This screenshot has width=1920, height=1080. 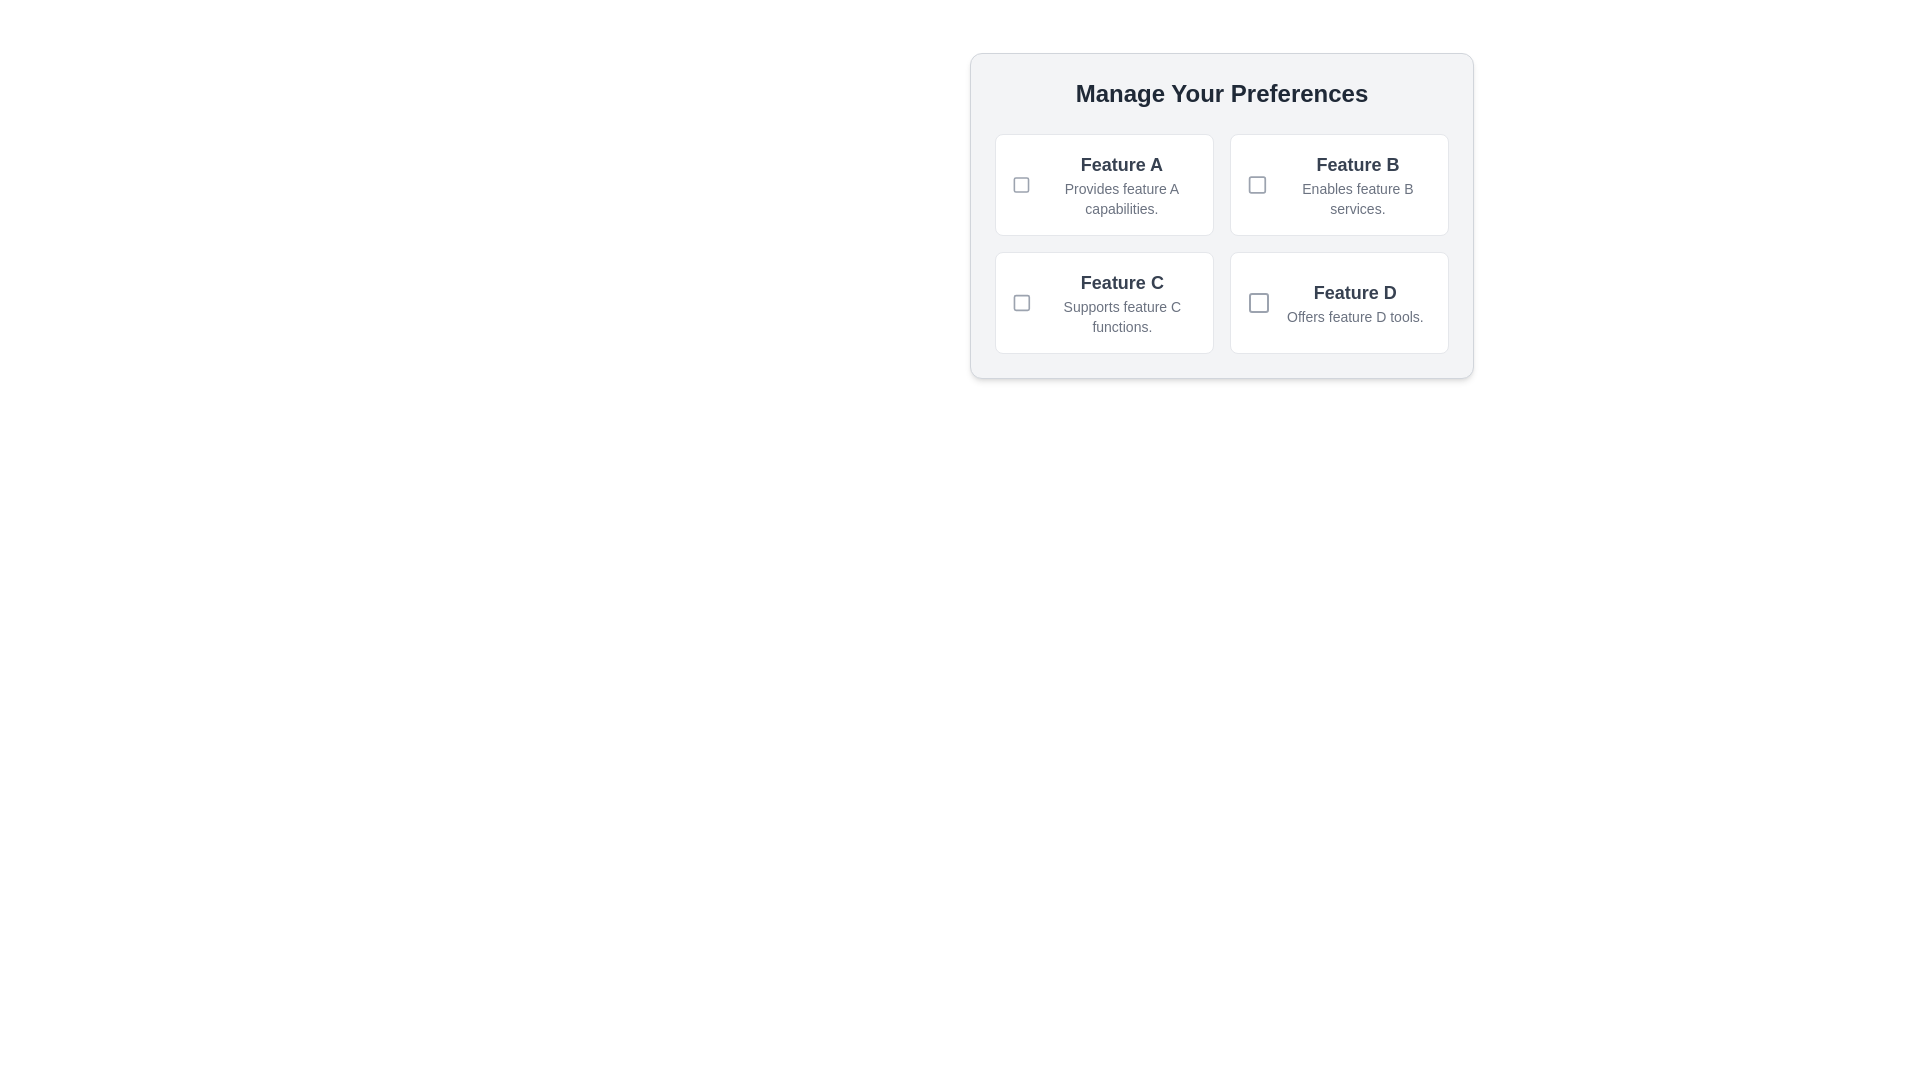 I want to click on the selectable option for 'Feature D', so click(x=1339, y=303).